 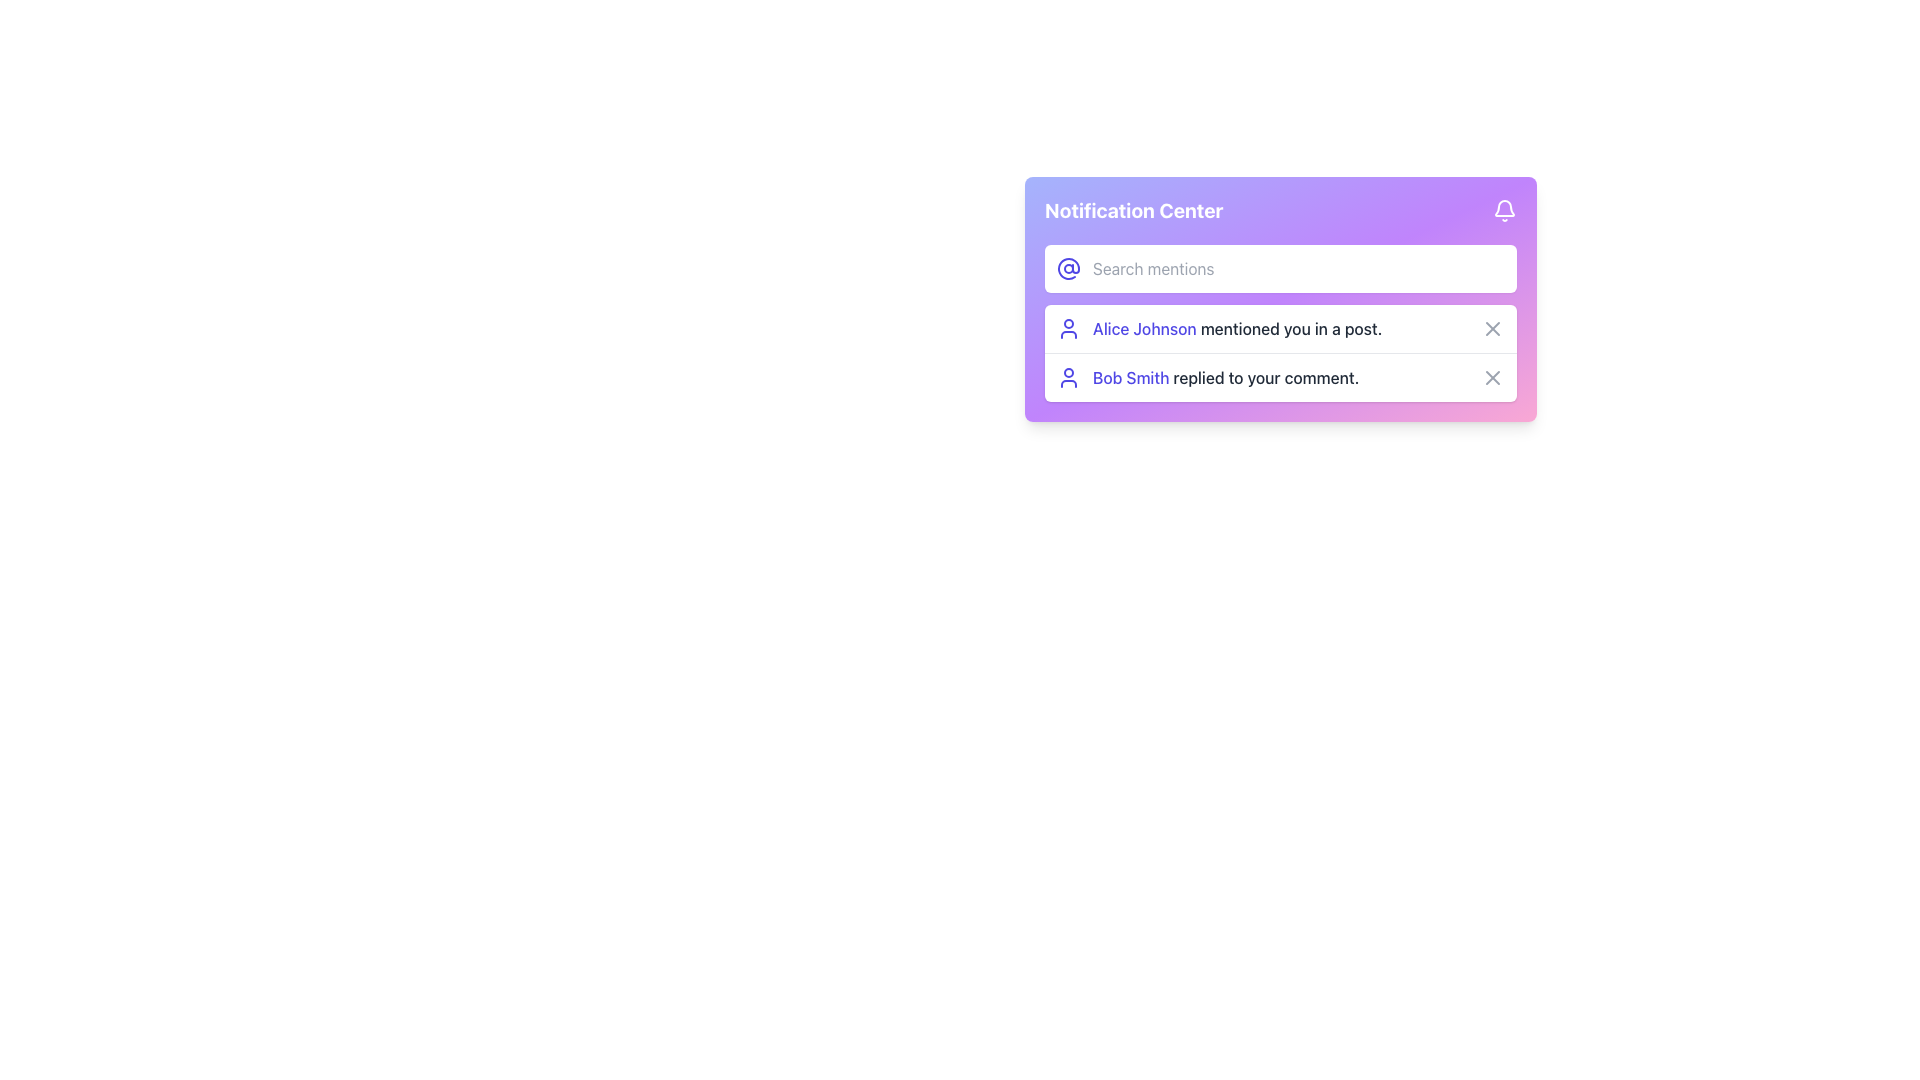 I want to click on the search icon within the notification center, which signifies the search functionality and is positioned to the left of the 'Search mentions' placeholder text, so click(x=1068, y=268).